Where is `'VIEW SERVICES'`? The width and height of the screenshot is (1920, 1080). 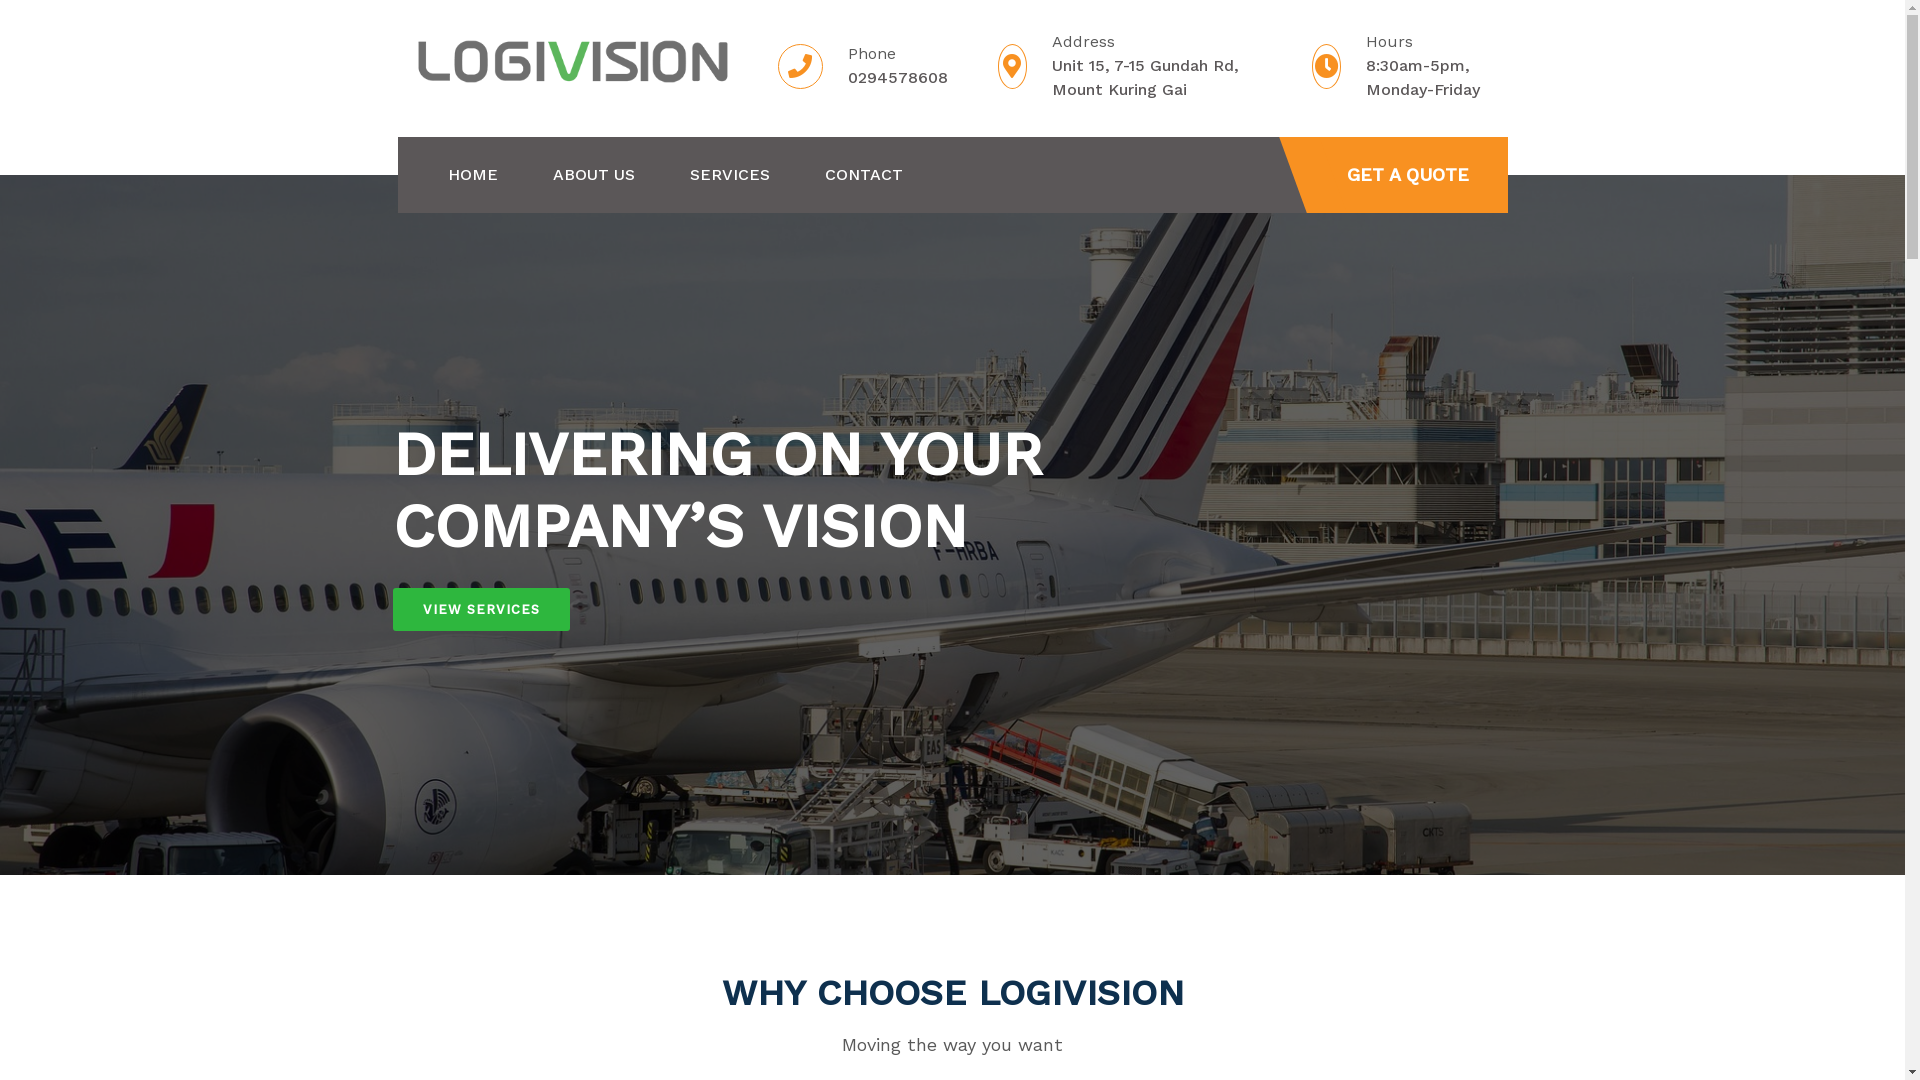
'VIEW SERVICES' is located at coordinates (392, 608).